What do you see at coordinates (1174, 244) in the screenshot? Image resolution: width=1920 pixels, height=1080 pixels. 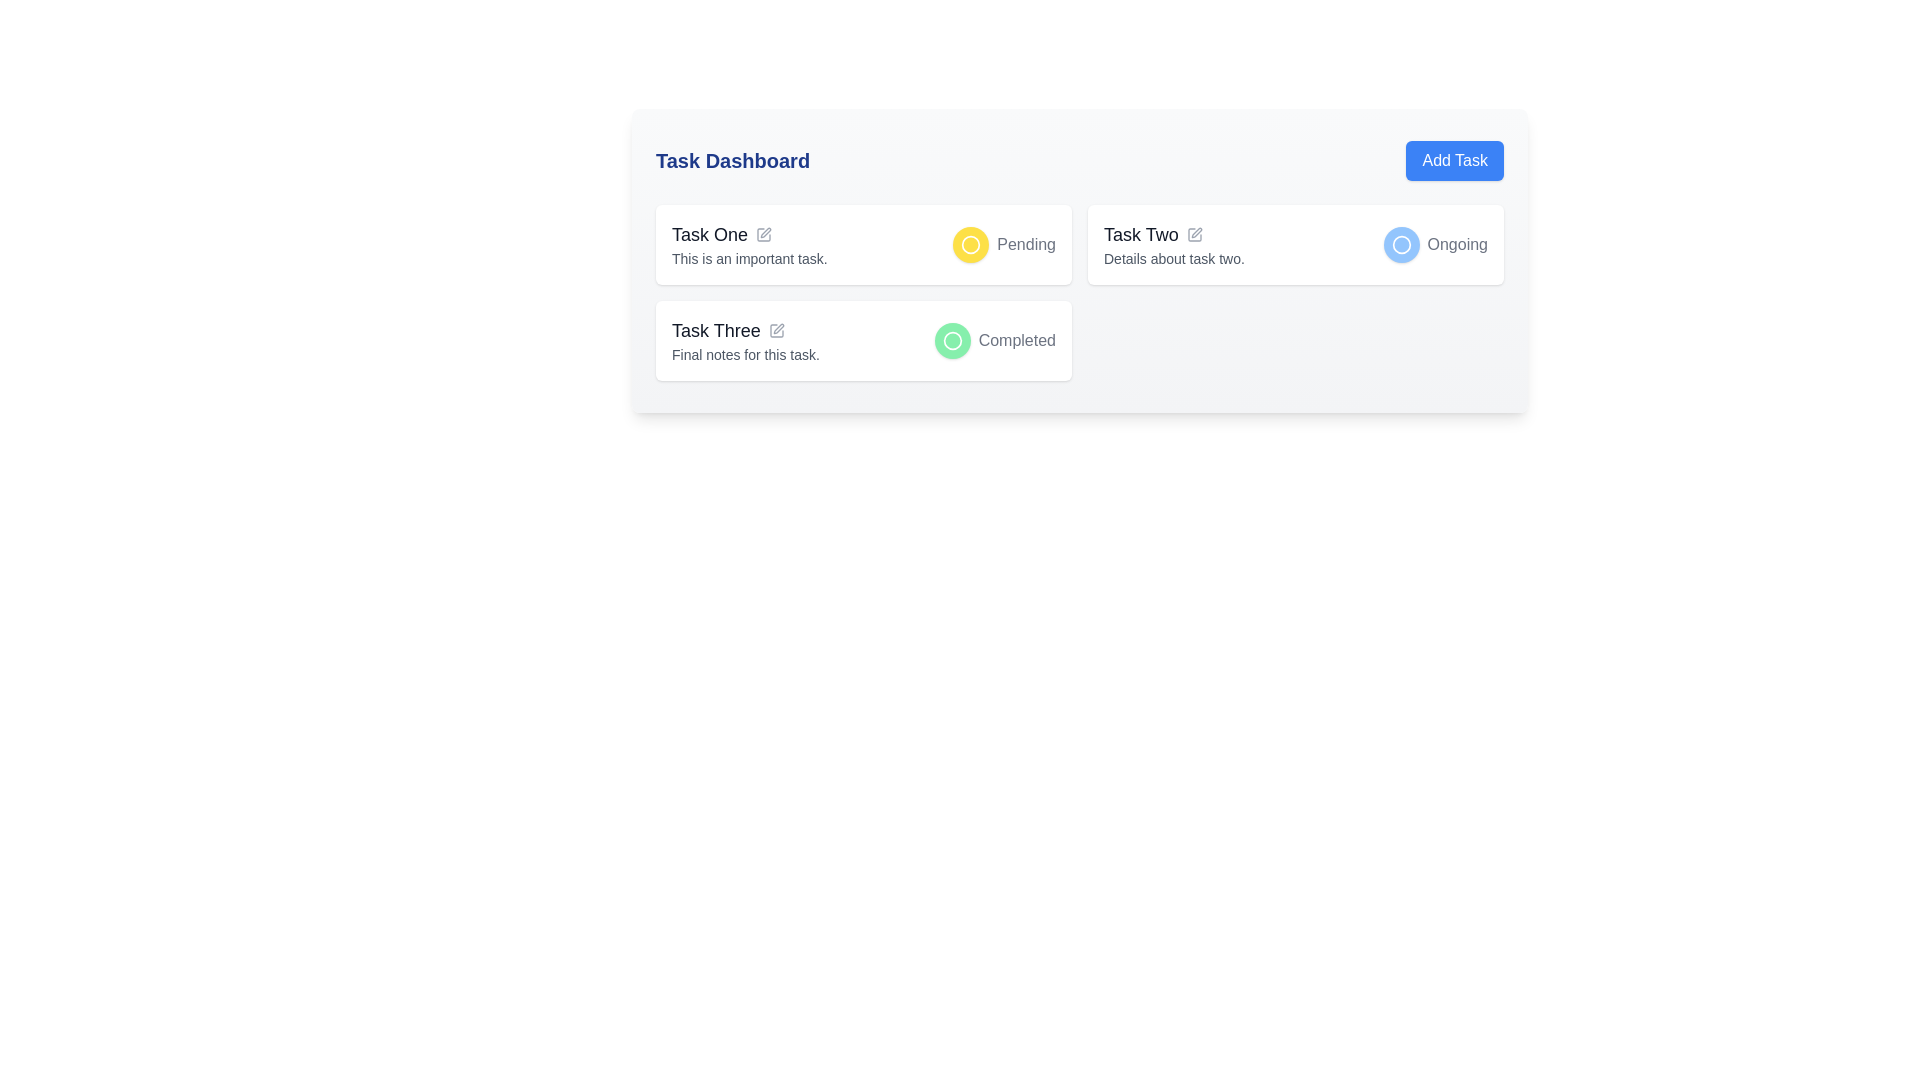 I see `the pencil icon adjacent to the title 'Task Two'` at bounding box center [1174, 244].